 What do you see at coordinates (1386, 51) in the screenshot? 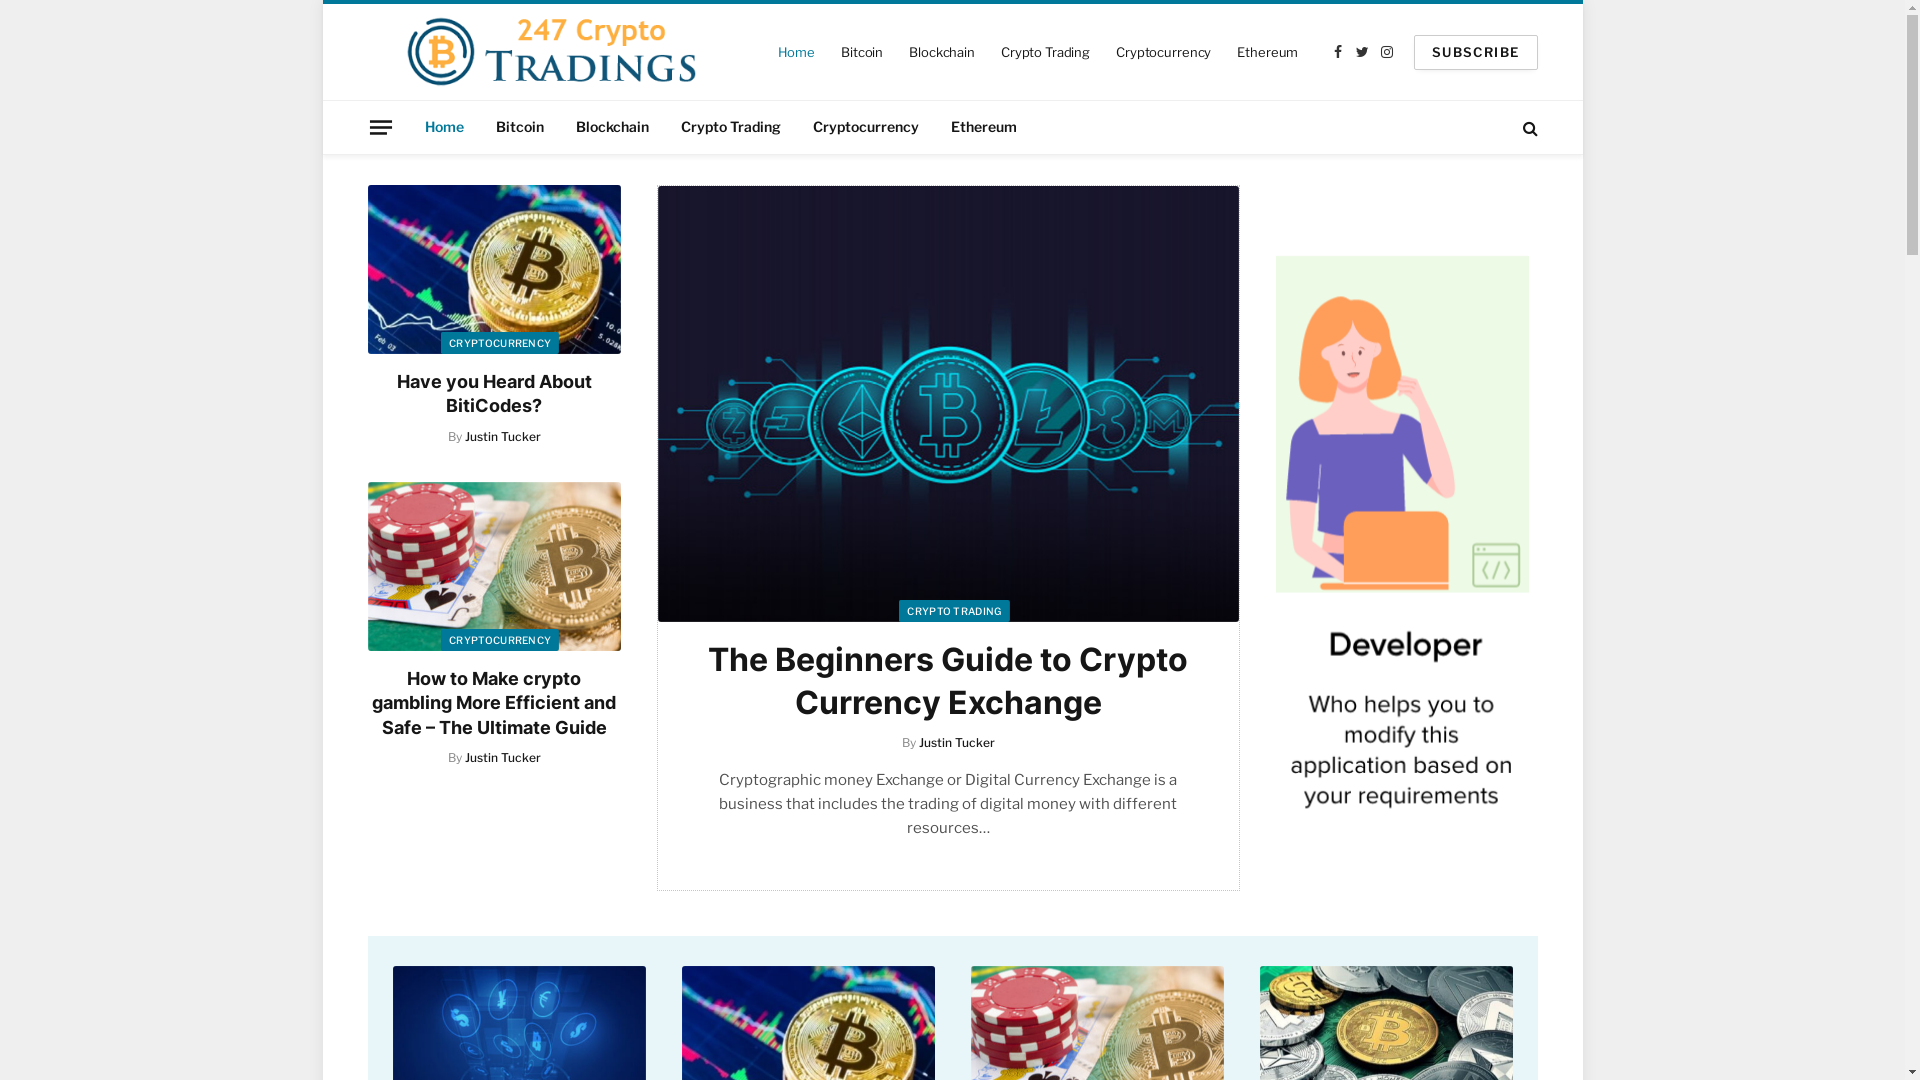
I see `'Instagram'` at bounding box center [1386, 51].